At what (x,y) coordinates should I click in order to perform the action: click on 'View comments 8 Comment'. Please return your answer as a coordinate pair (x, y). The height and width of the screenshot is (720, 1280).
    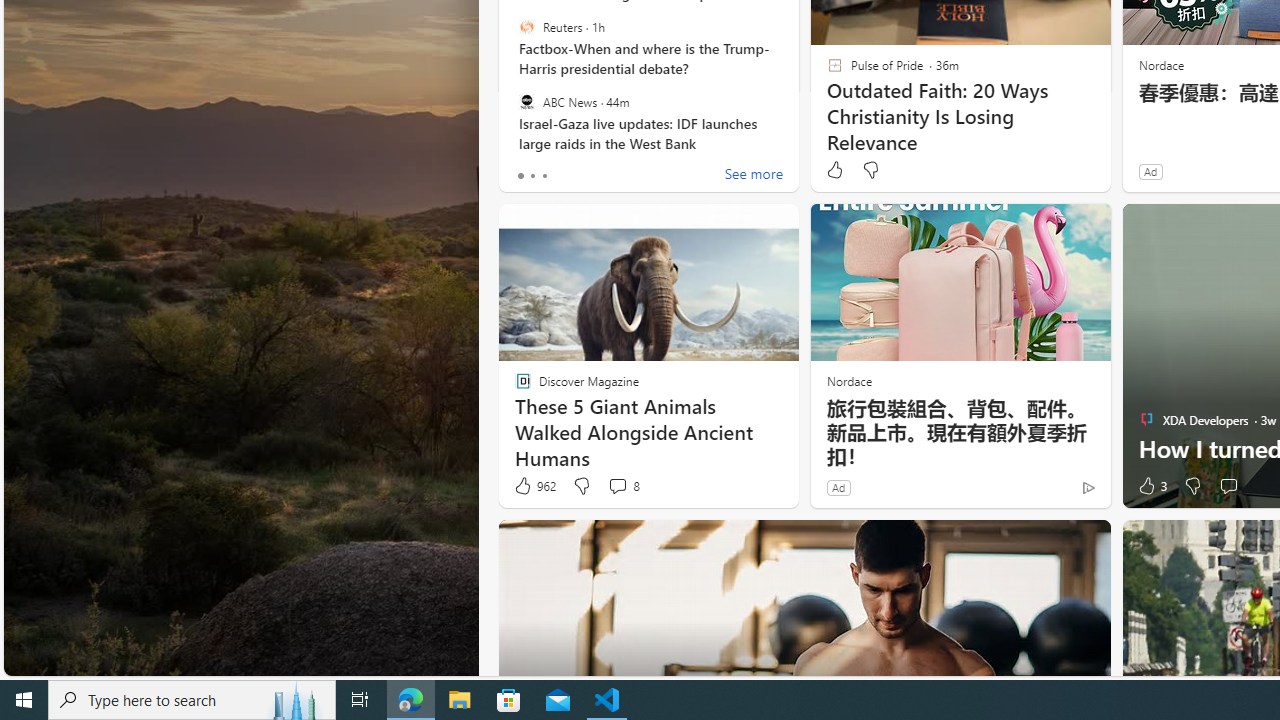
    Looking at the image, I should click on (622, 486).